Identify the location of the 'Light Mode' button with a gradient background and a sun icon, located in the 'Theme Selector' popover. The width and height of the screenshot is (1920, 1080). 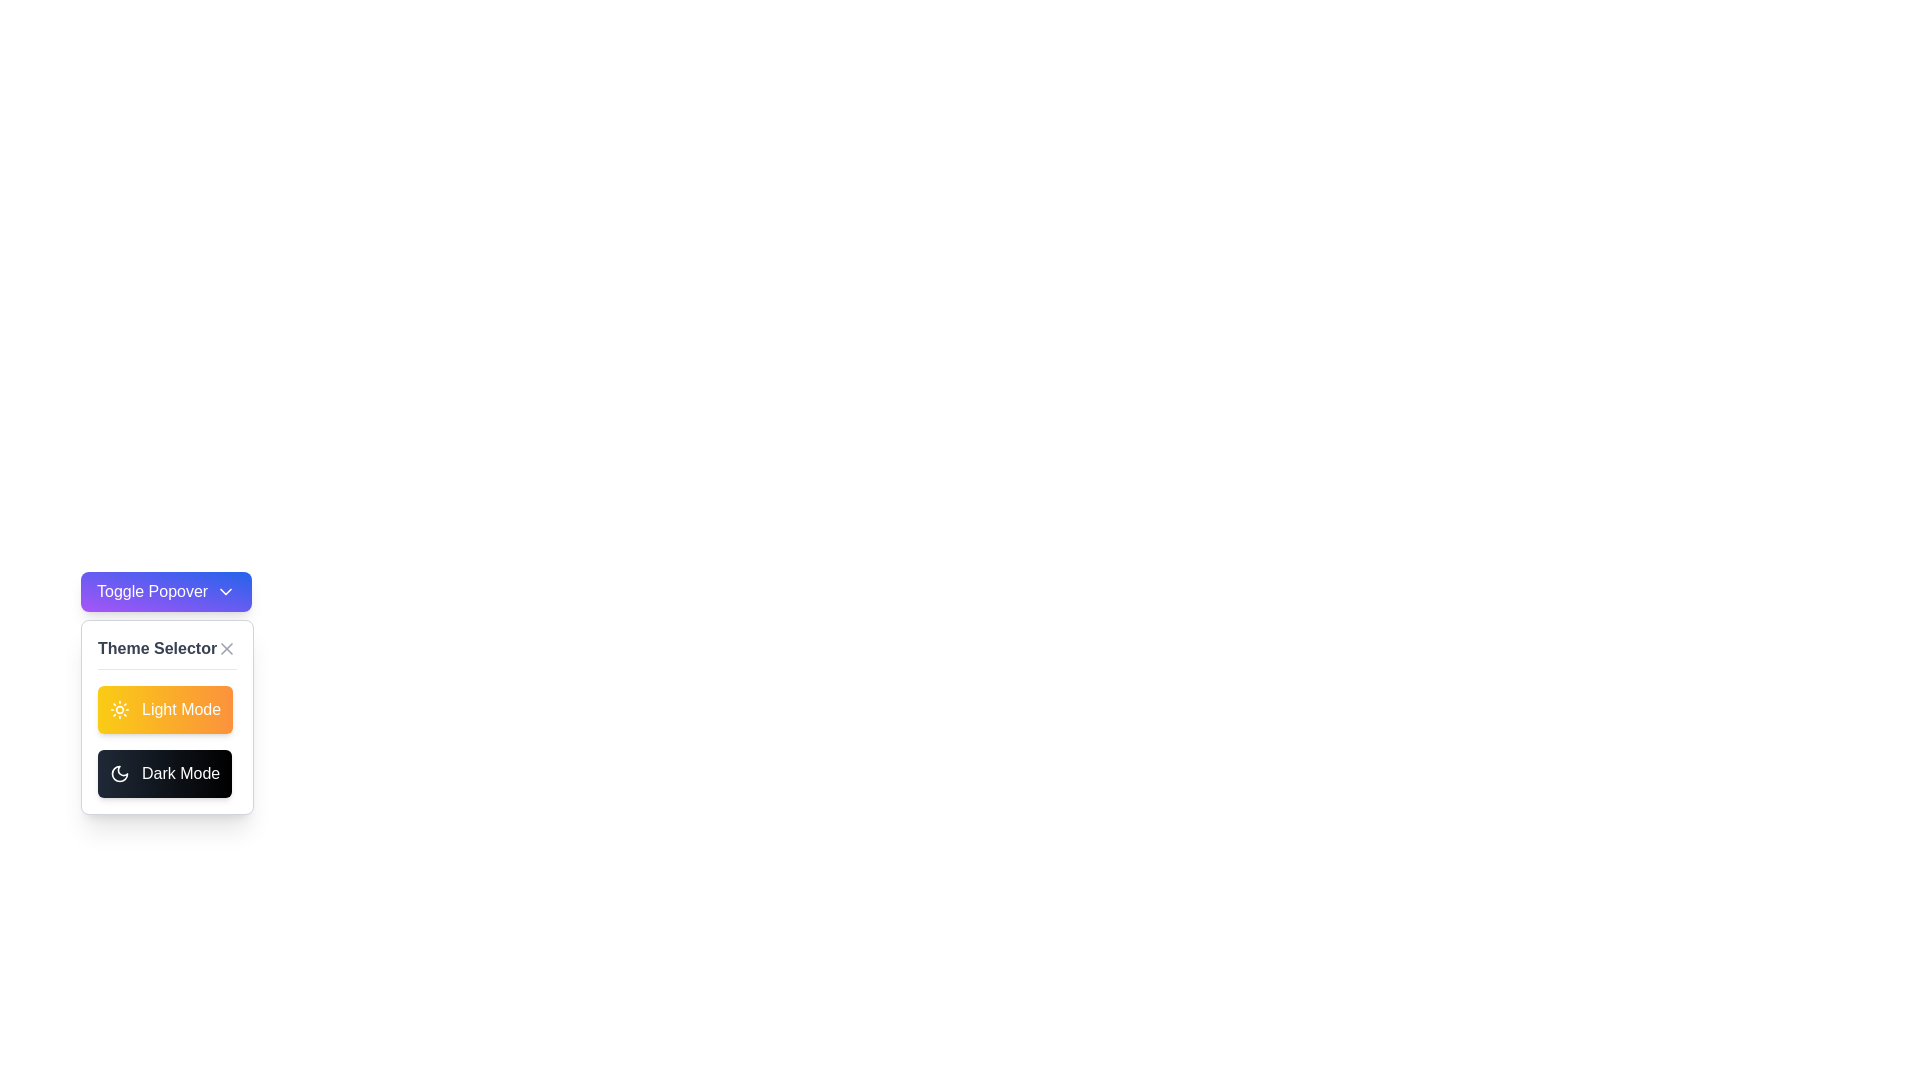
(165, 708).